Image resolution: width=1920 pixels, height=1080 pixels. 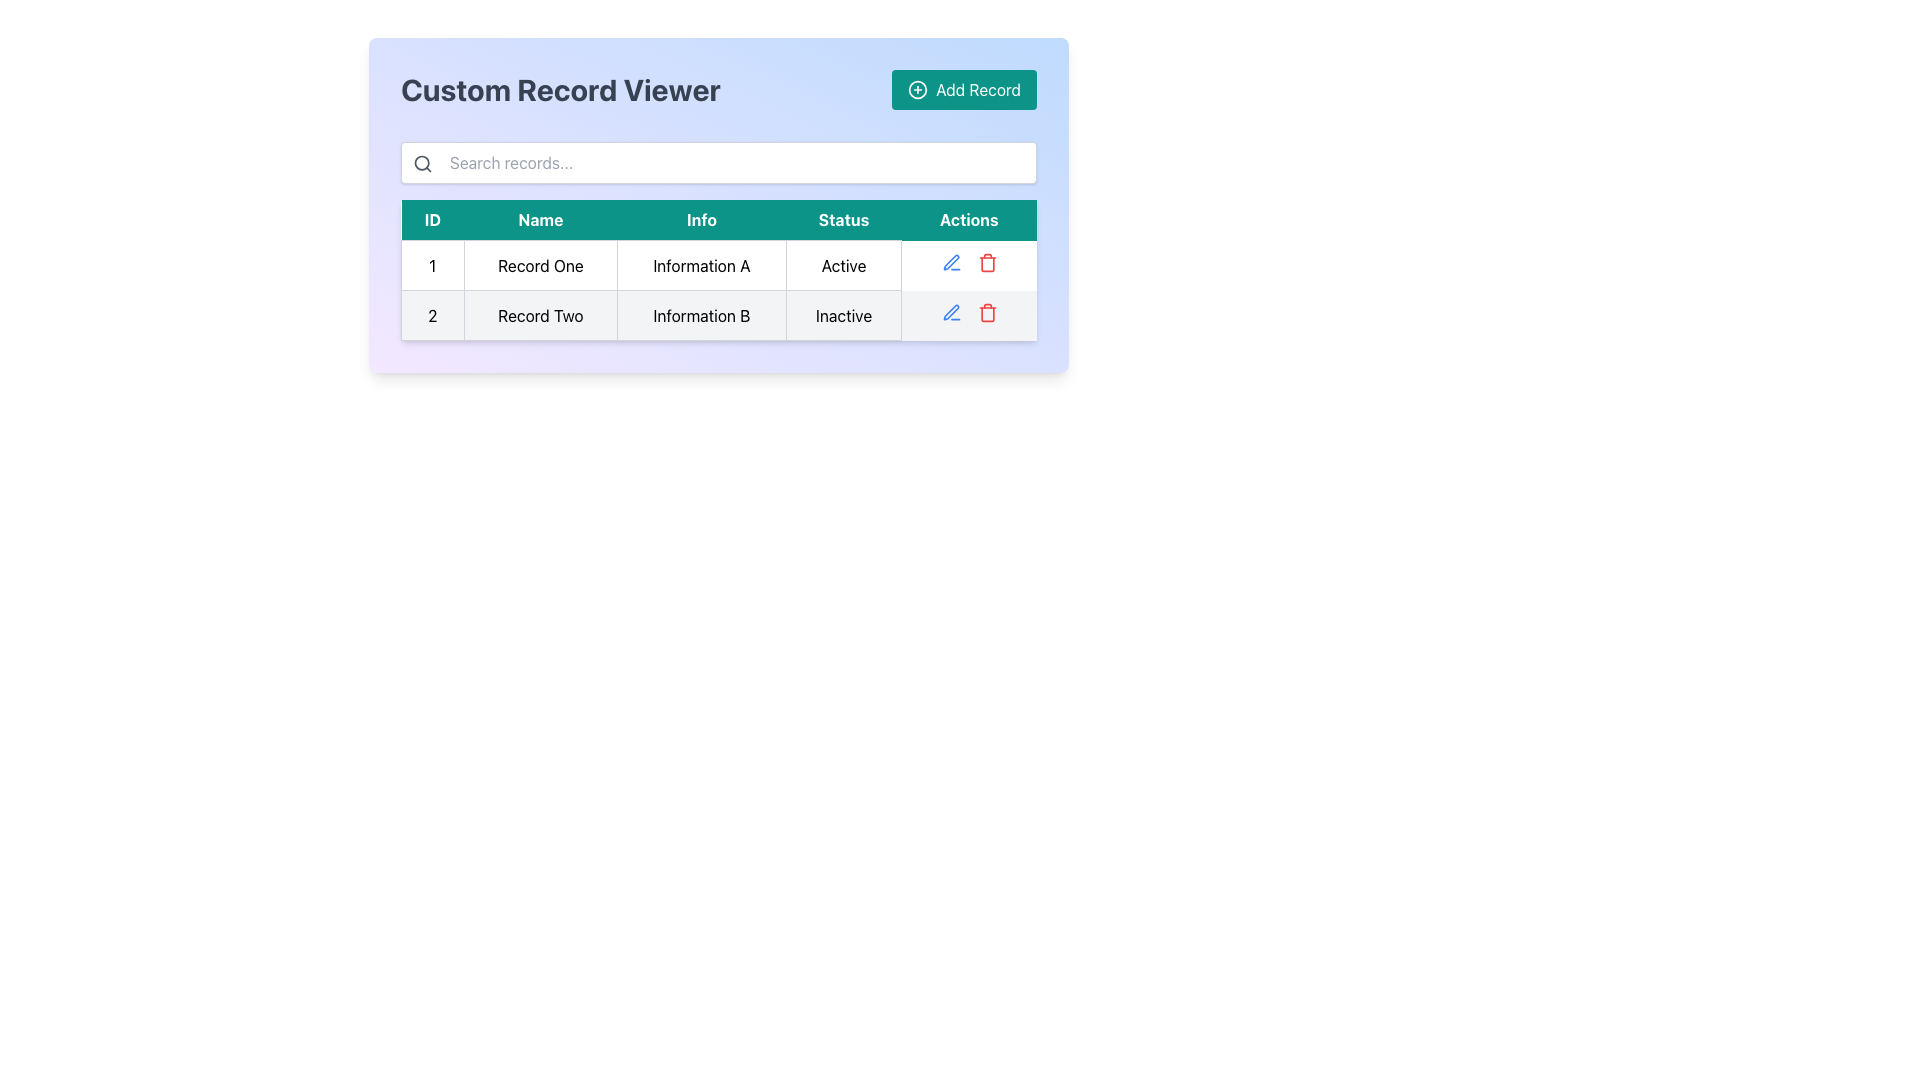 I want to click on the first row of the data table, so click(x=719, y=264).